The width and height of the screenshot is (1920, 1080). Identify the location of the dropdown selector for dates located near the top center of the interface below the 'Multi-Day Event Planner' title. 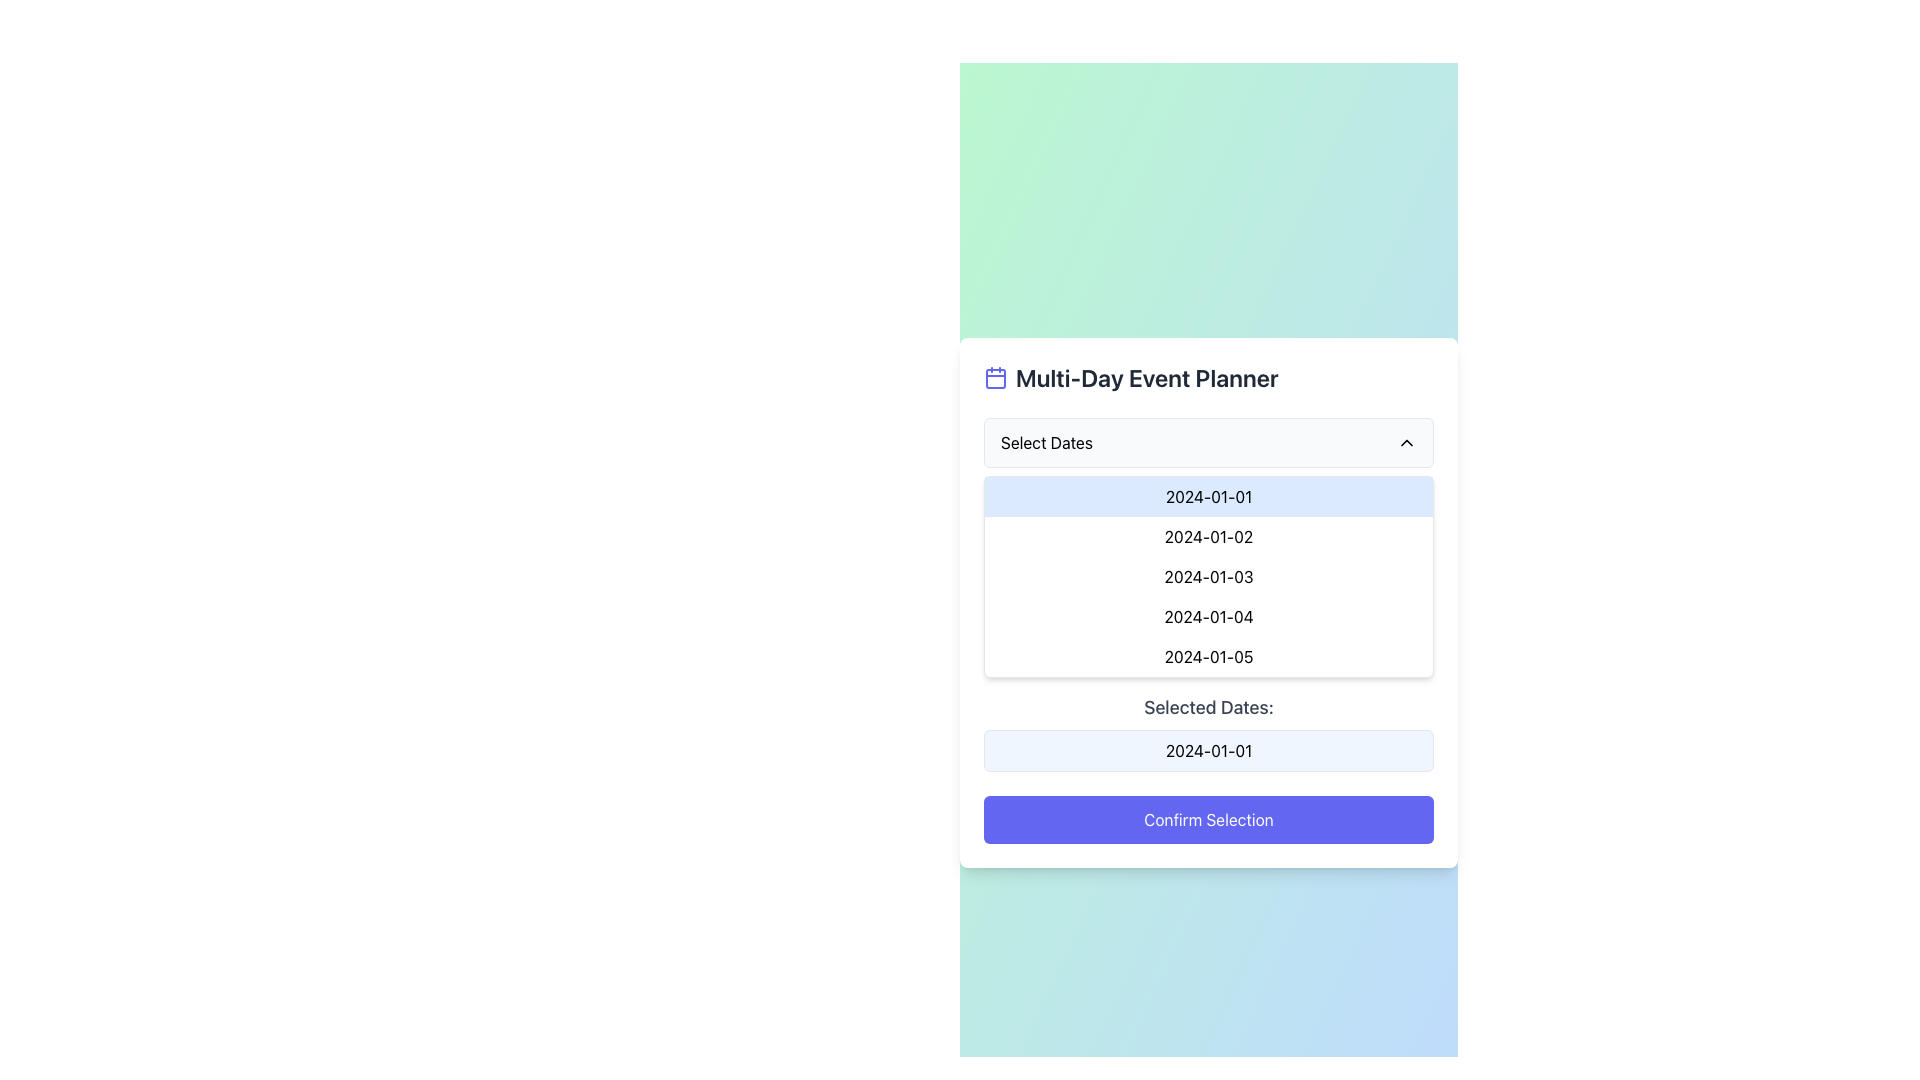
(1208, 442).